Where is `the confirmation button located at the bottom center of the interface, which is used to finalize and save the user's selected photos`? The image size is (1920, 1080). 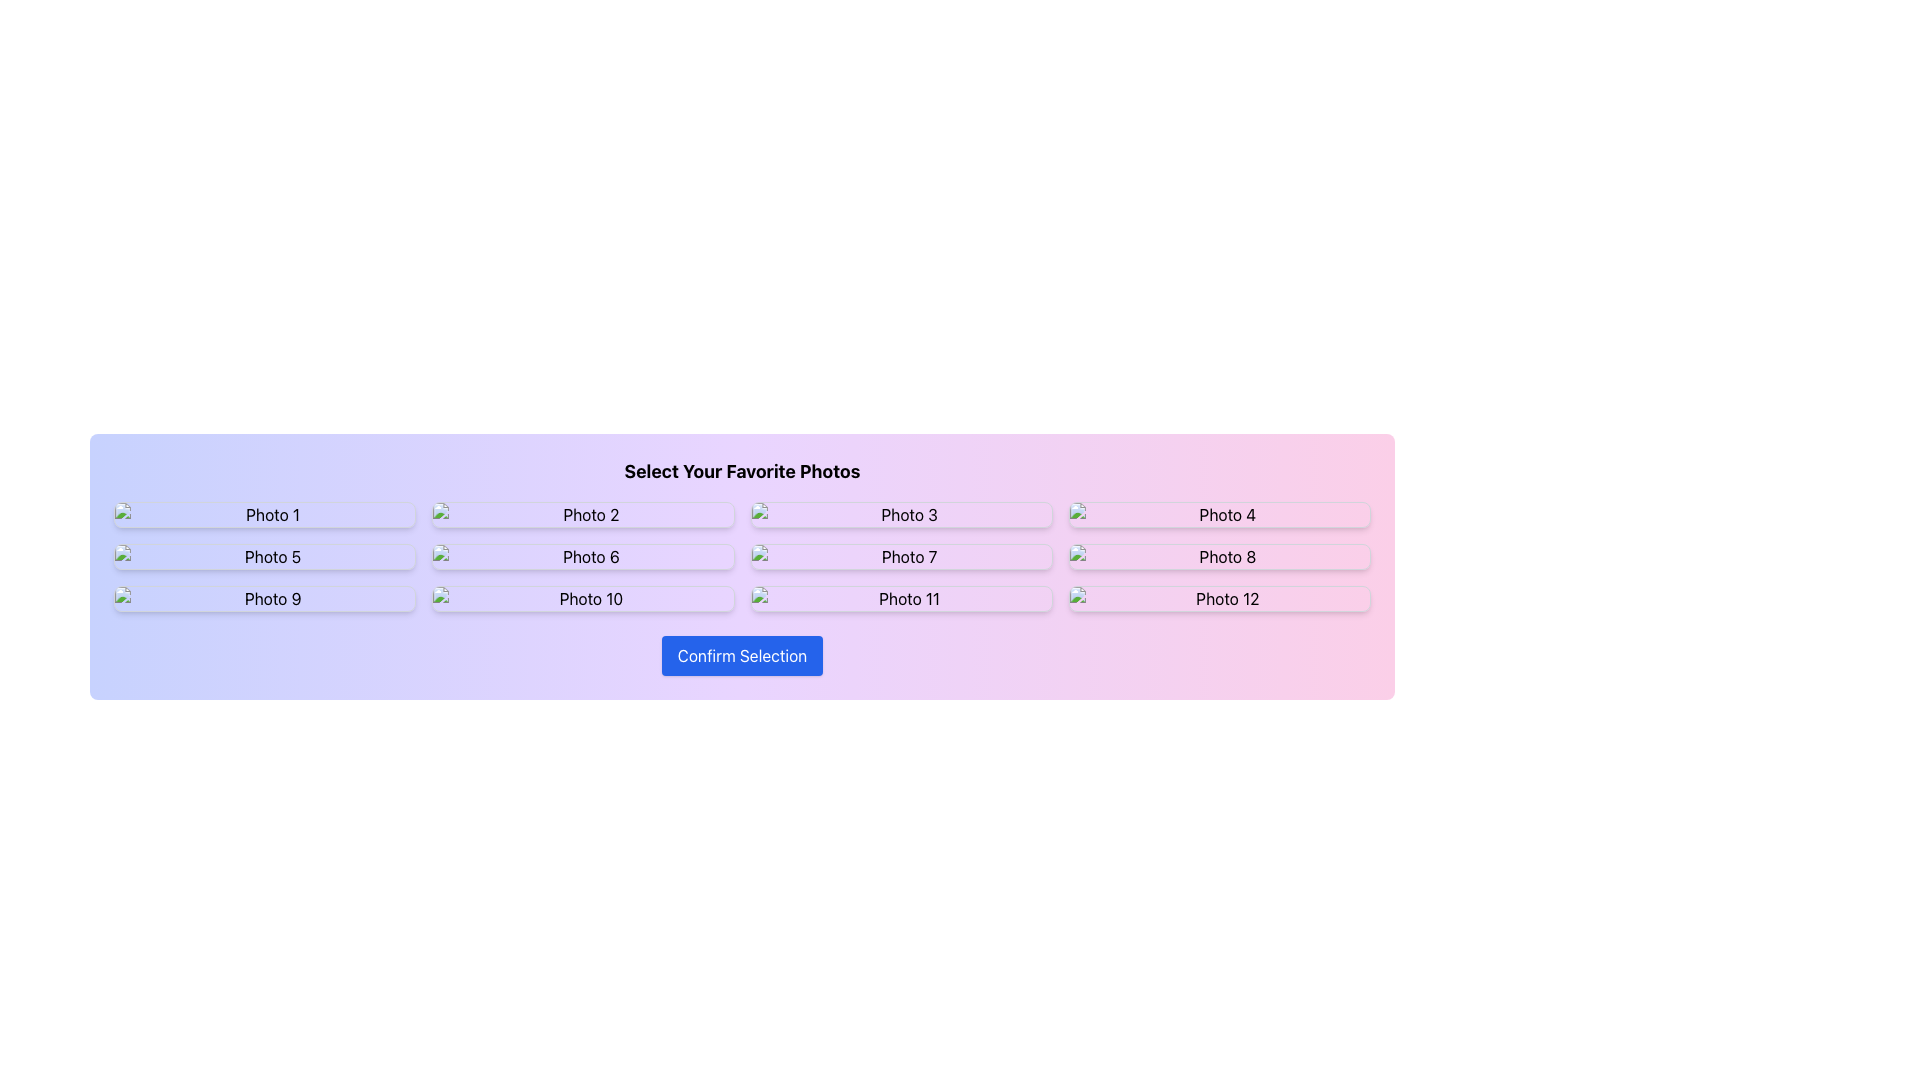
the confirmation button located at the bottom center of the interface, which is used to finalize and save the user's selected photos is located at coordinates (741, 655).